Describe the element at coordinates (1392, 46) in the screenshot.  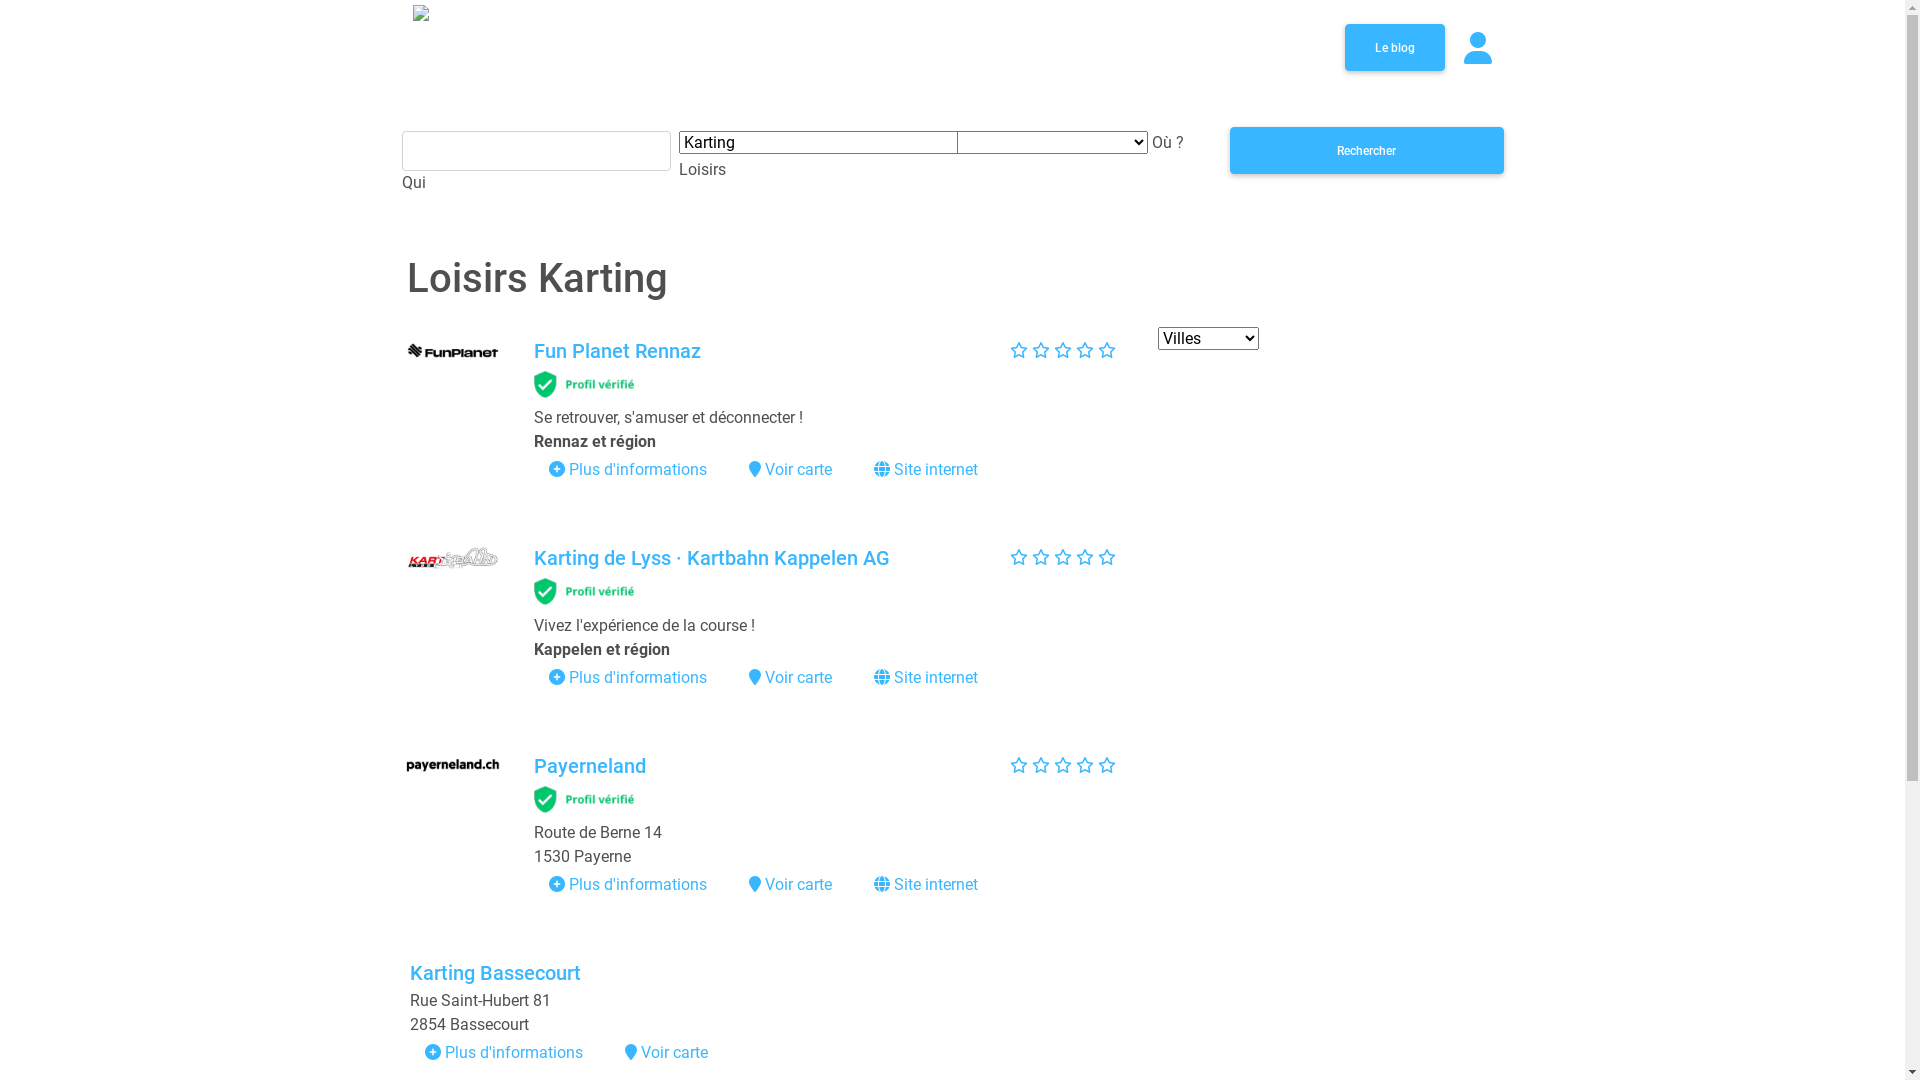
I see `'Le blog'` at that location.